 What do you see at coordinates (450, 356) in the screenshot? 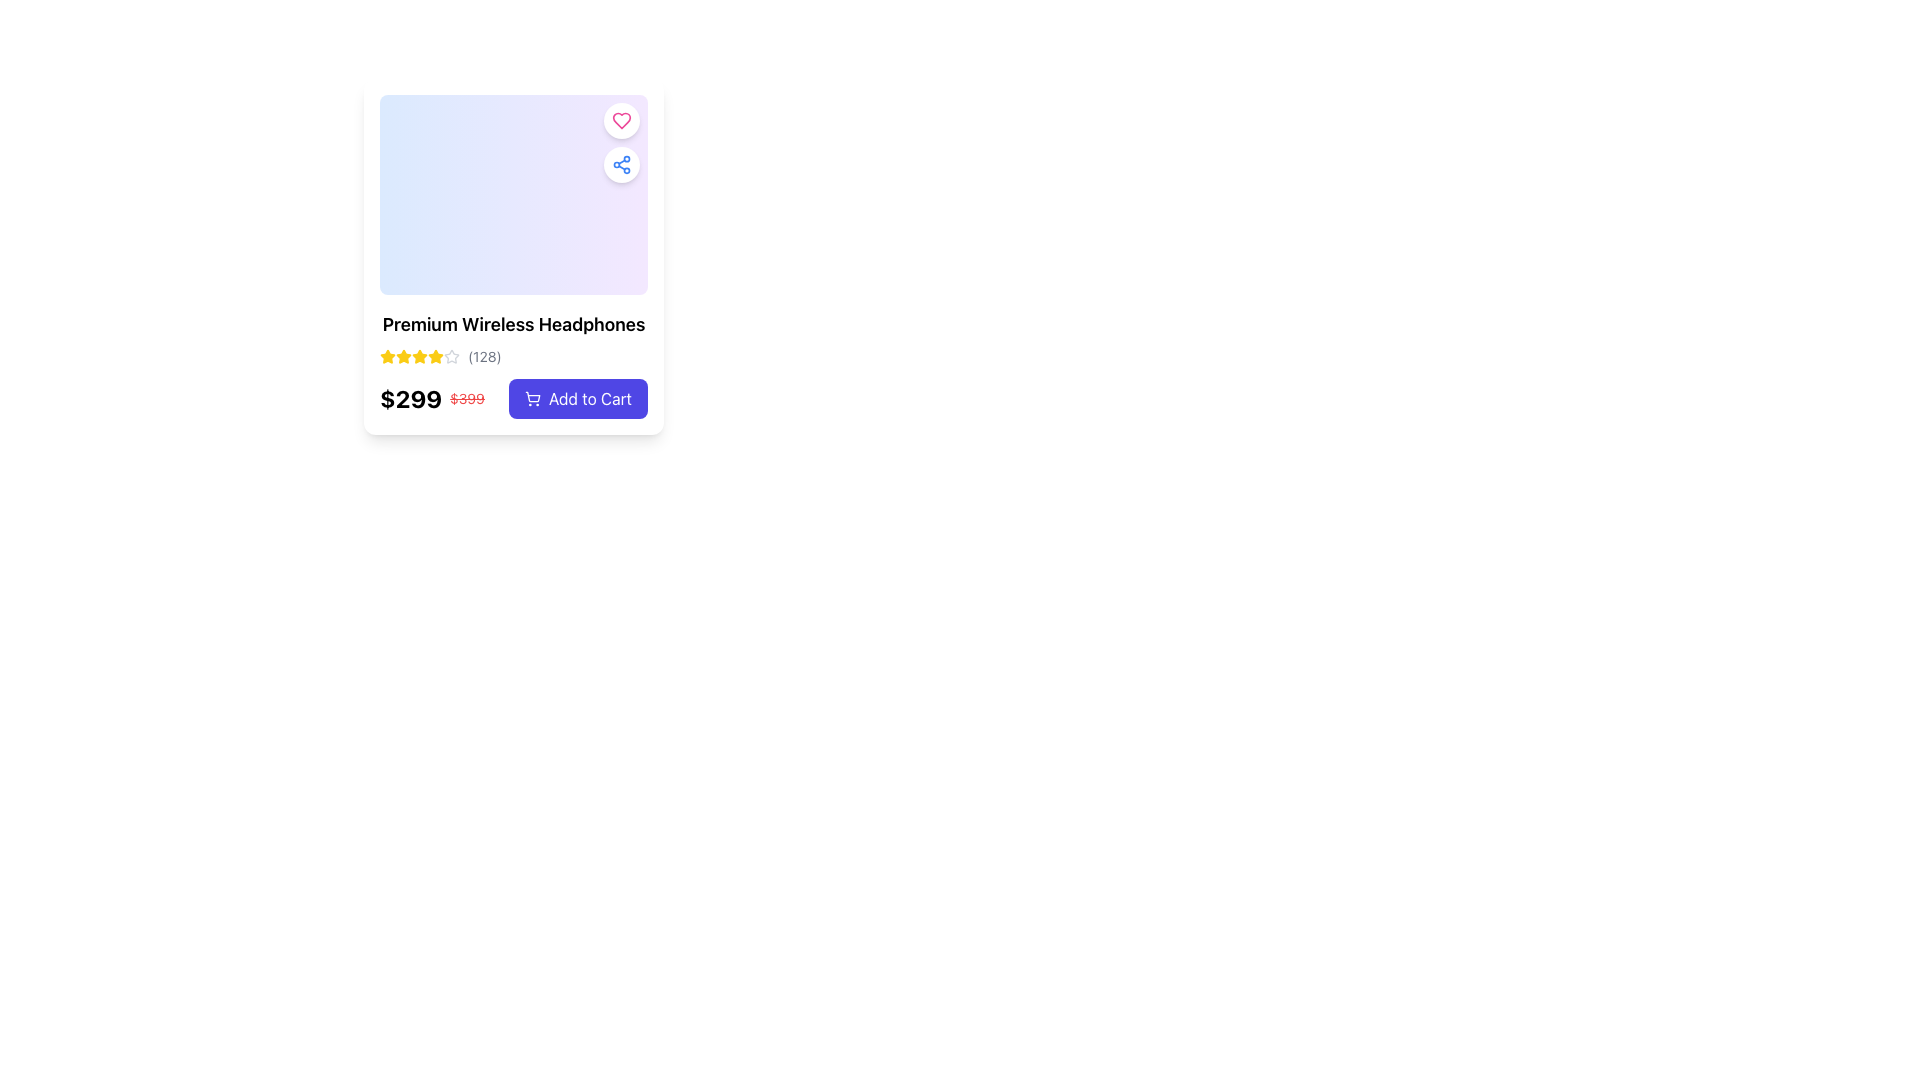
I see `the fifth star icon in the rating system, which is outlined in gray and represents an unselected state` at bounding box center [450, 356].